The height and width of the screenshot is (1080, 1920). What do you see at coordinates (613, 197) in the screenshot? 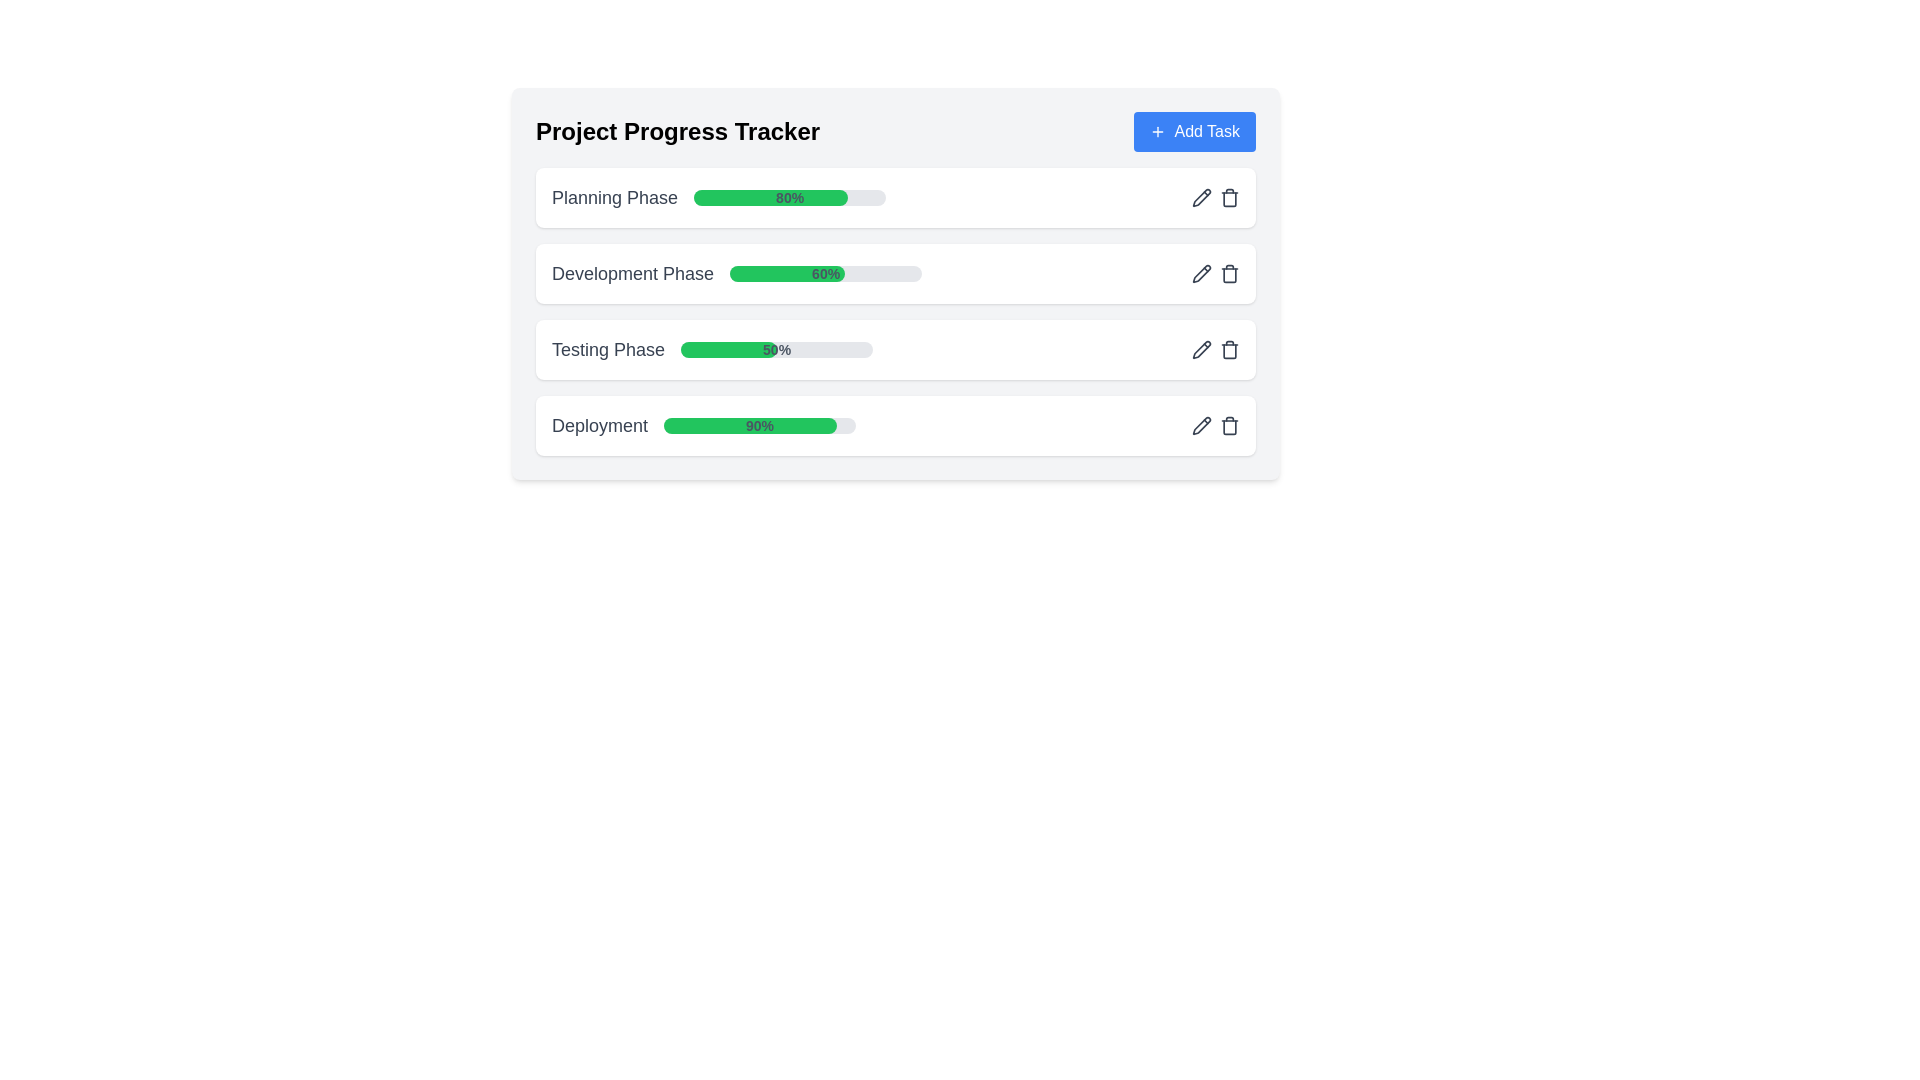
I see `the static text label that identifies the current progress phase, located at the top of the vertically stacked list of progress items, adjacent to the green progress bar labeled '80%'` at bounding box center [613, 197].